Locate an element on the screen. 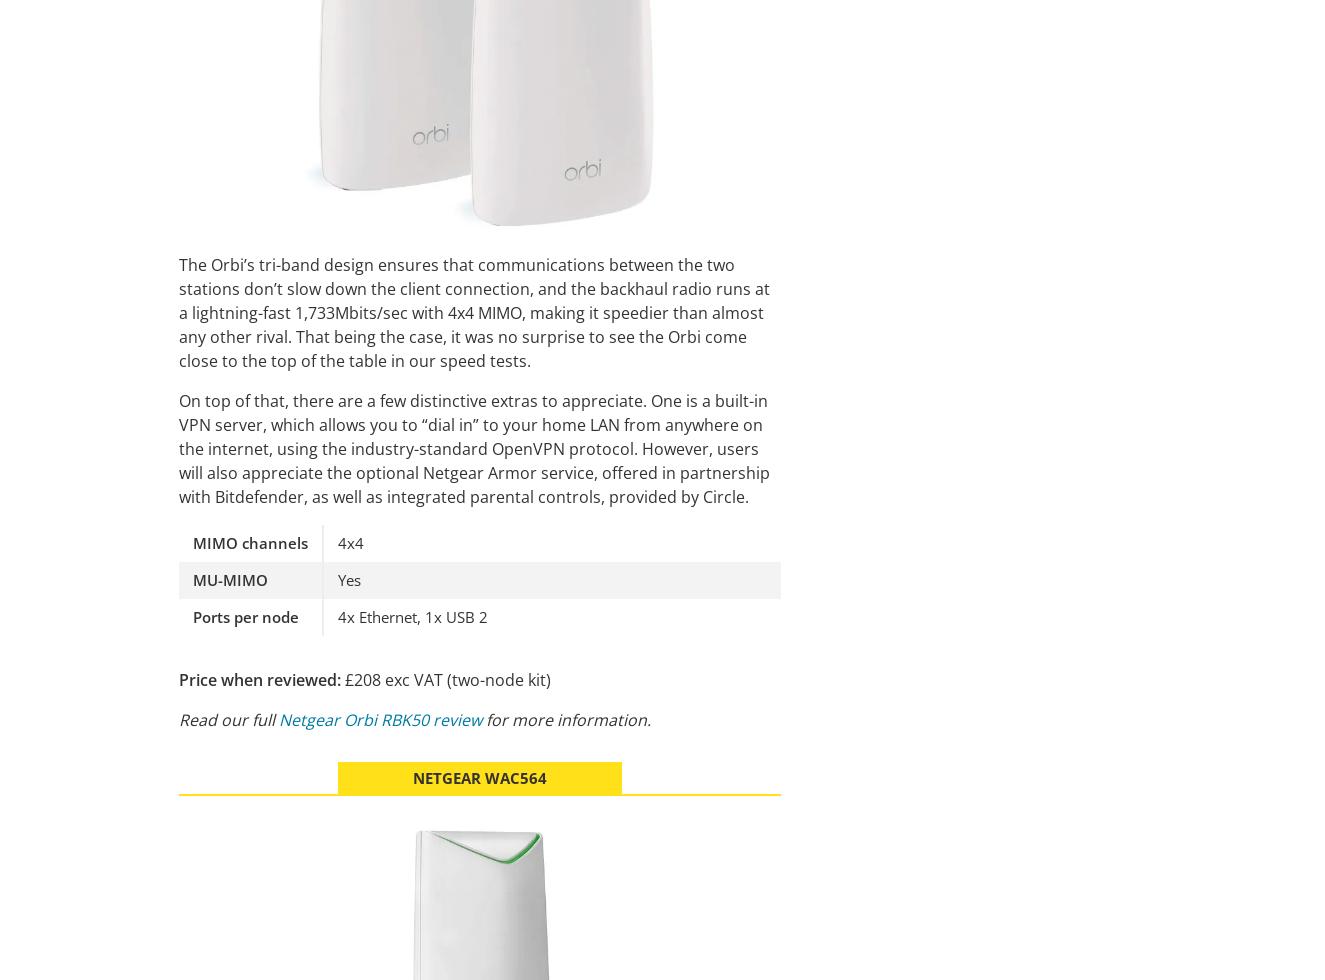 The image size is (1325, 980). 'Yes' is located at coordinates (348, 578).